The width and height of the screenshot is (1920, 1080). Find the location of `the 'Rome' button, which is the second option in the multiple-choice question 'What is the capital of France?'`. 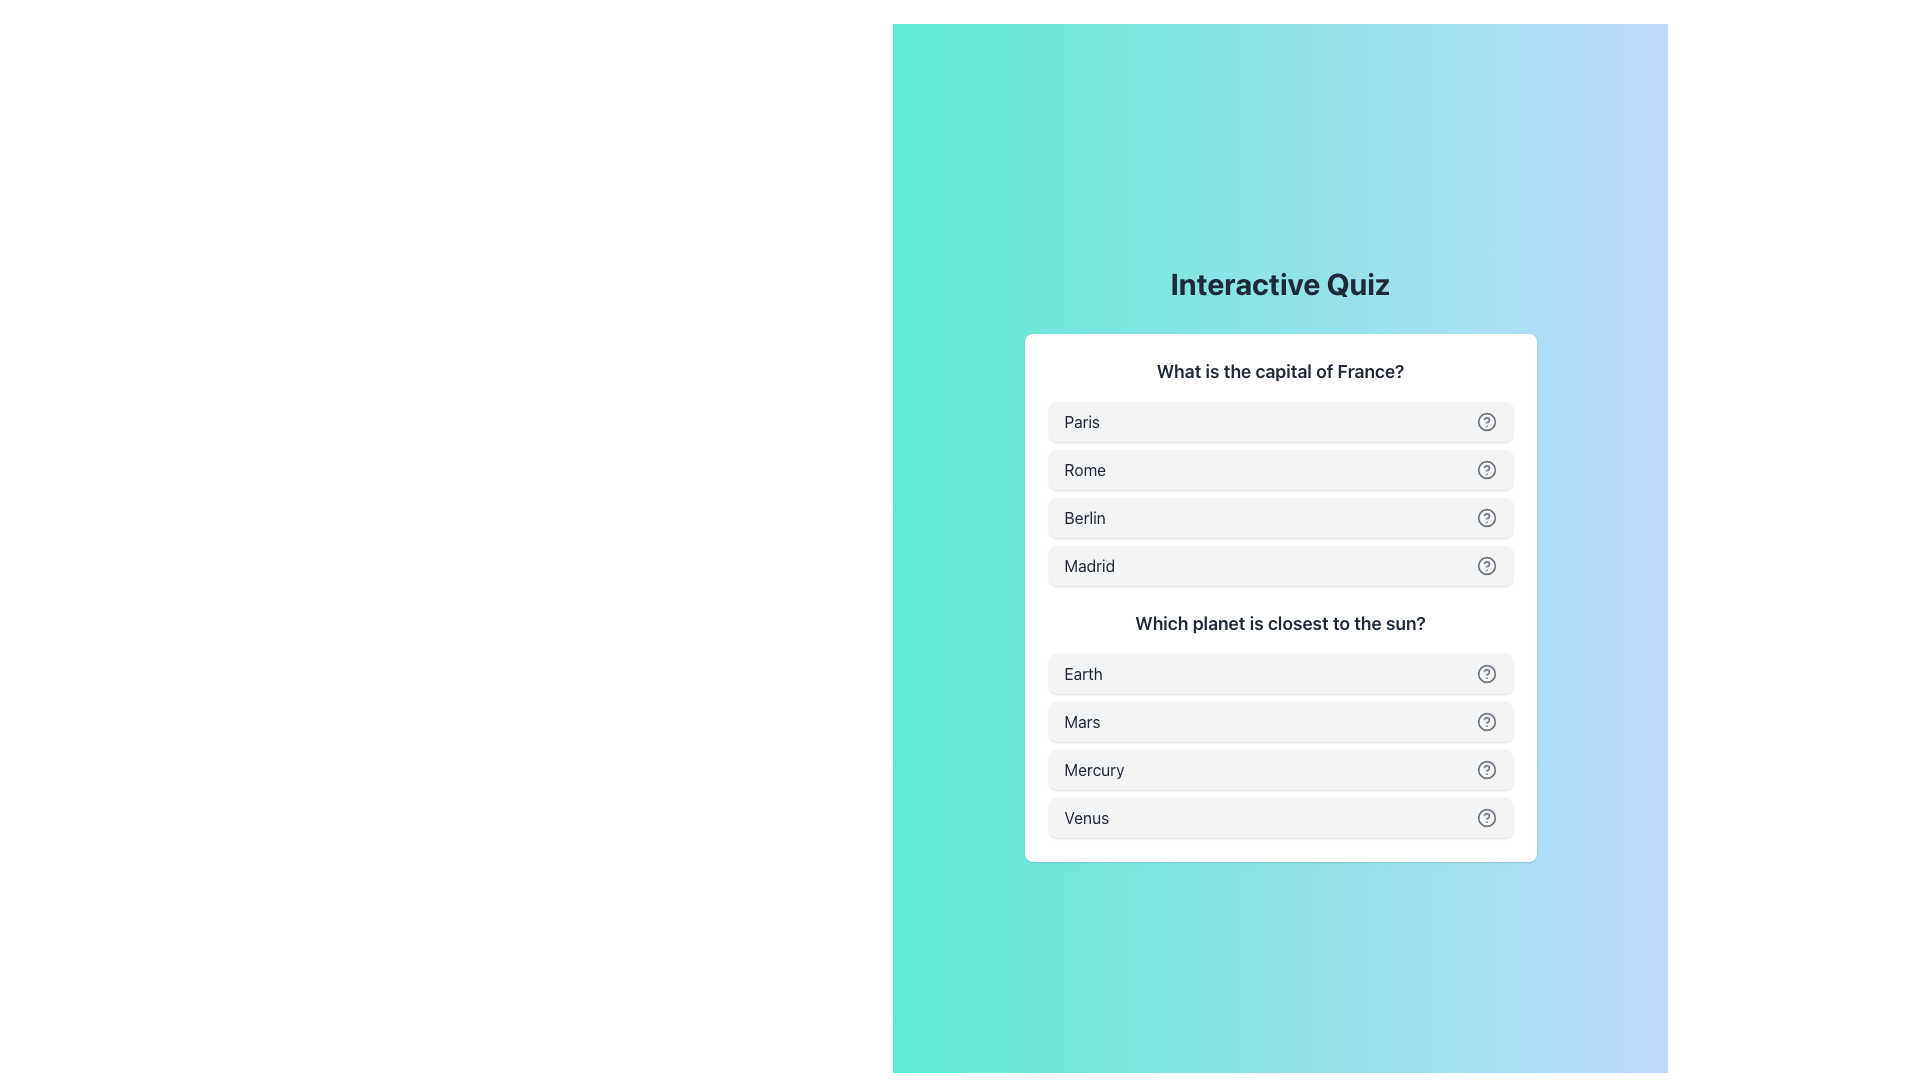

the 'Rome' button, which is the second option in the multiple-choice question 'What is the capital of France?' is located at coordinates (1280, 471).